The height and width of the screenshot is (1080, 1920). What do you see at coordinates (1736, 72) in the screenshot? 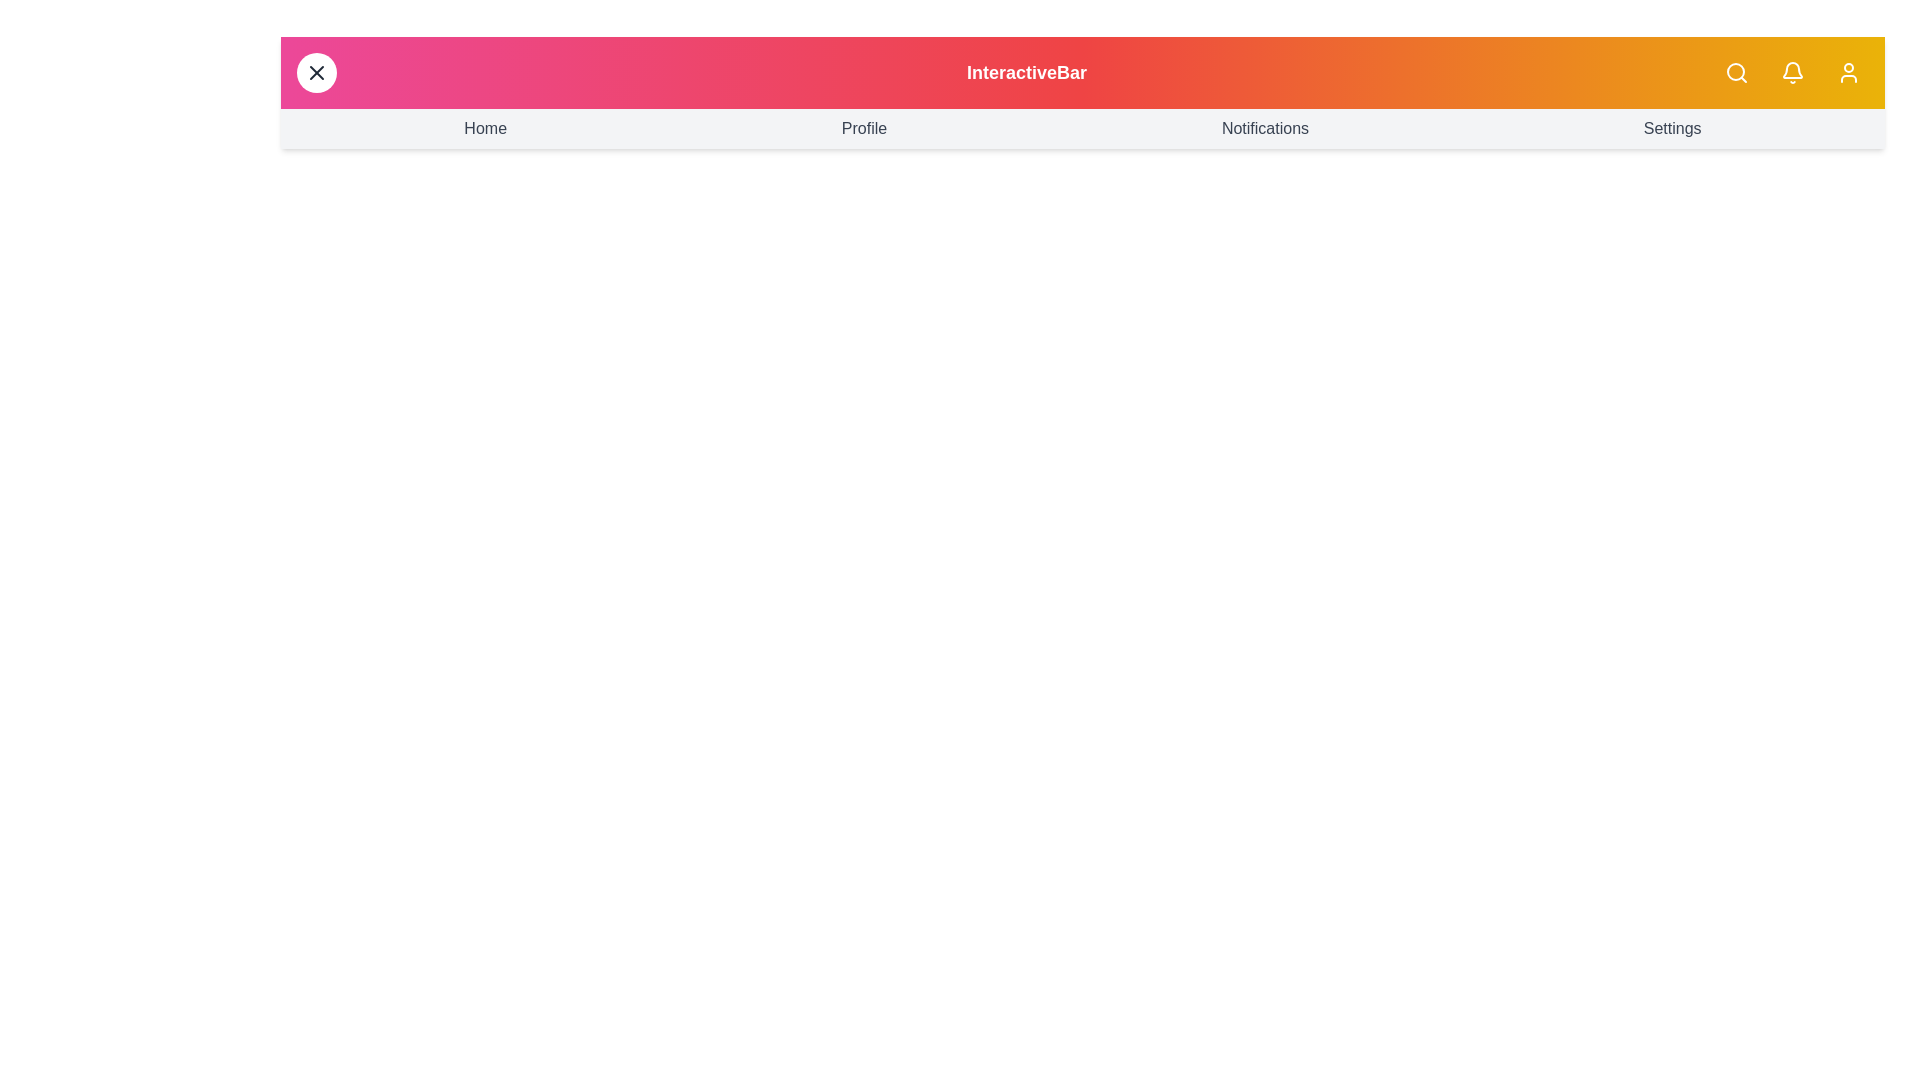
I see `search icon to initiate a search` at bounding box center [1736, 72].